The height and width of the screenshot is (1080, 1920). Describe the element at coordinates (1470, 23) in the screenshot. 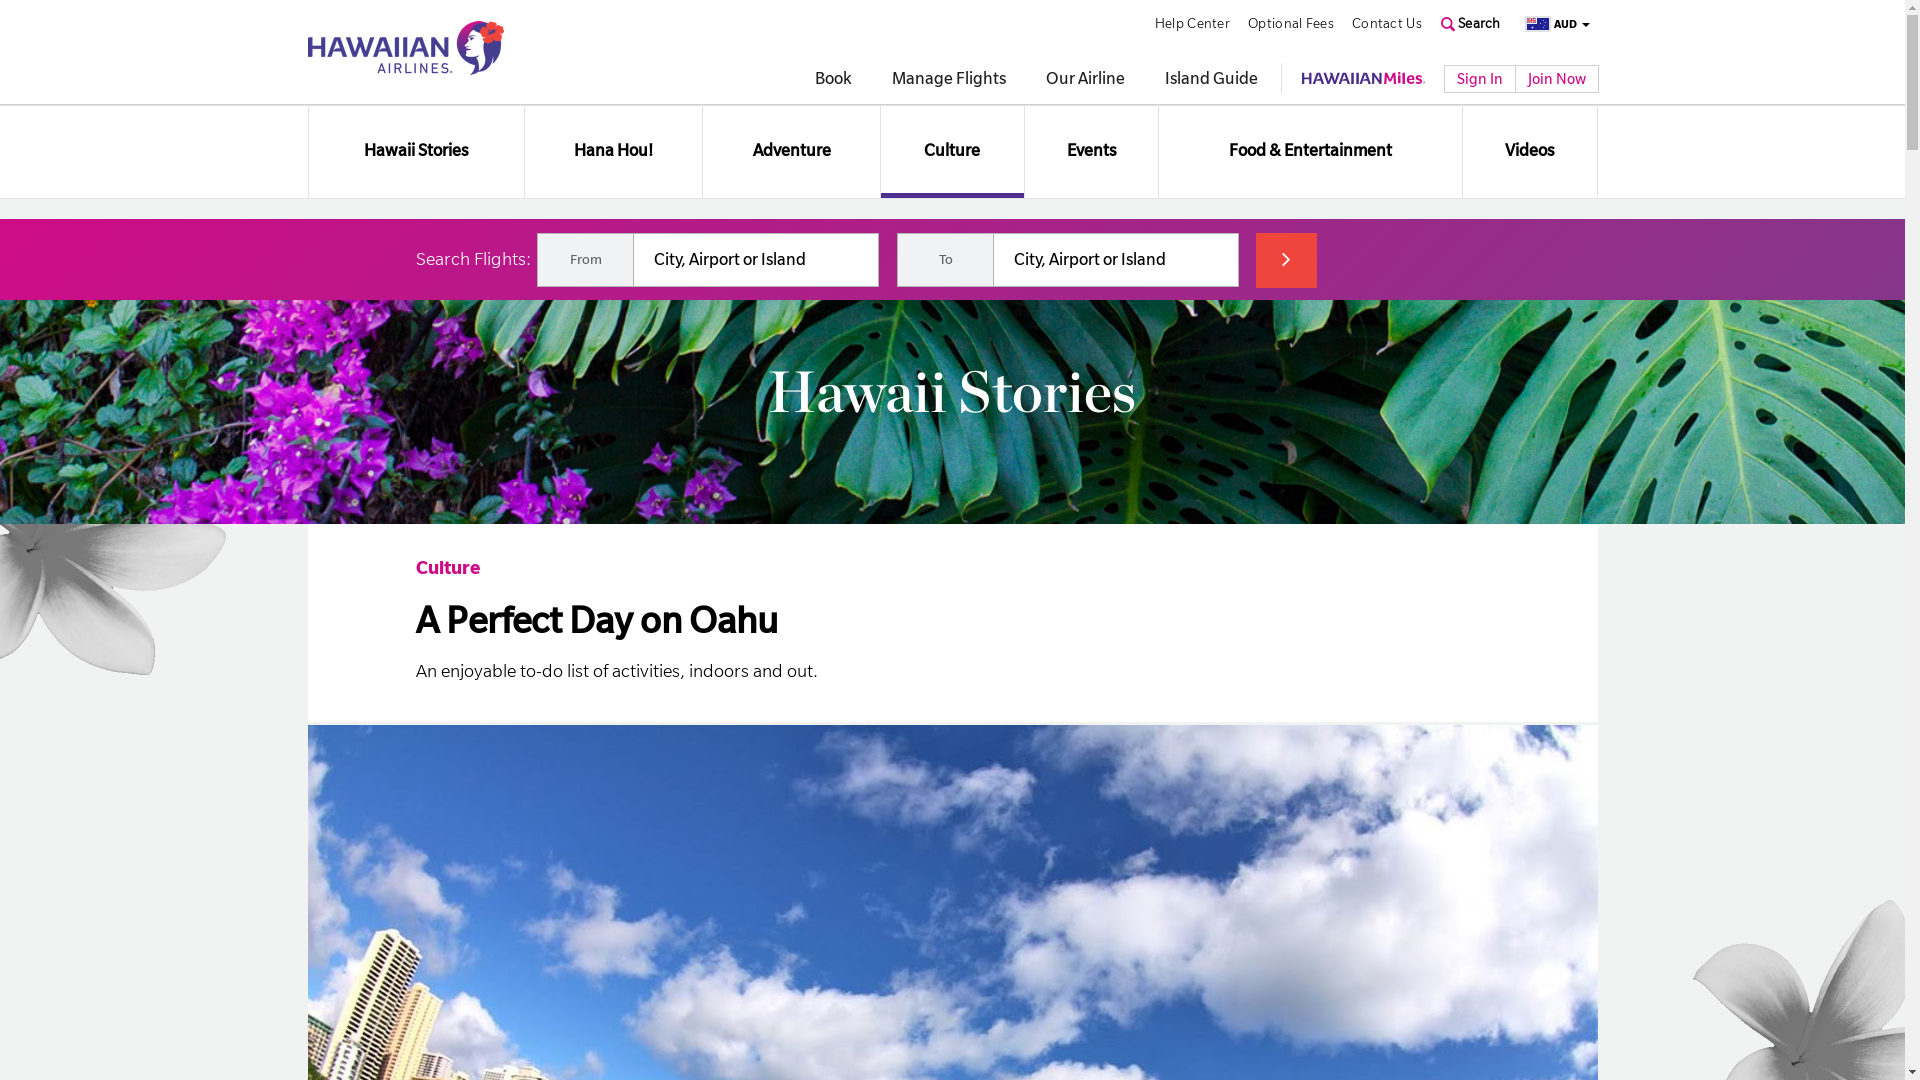

I see `'Search'` at that location.